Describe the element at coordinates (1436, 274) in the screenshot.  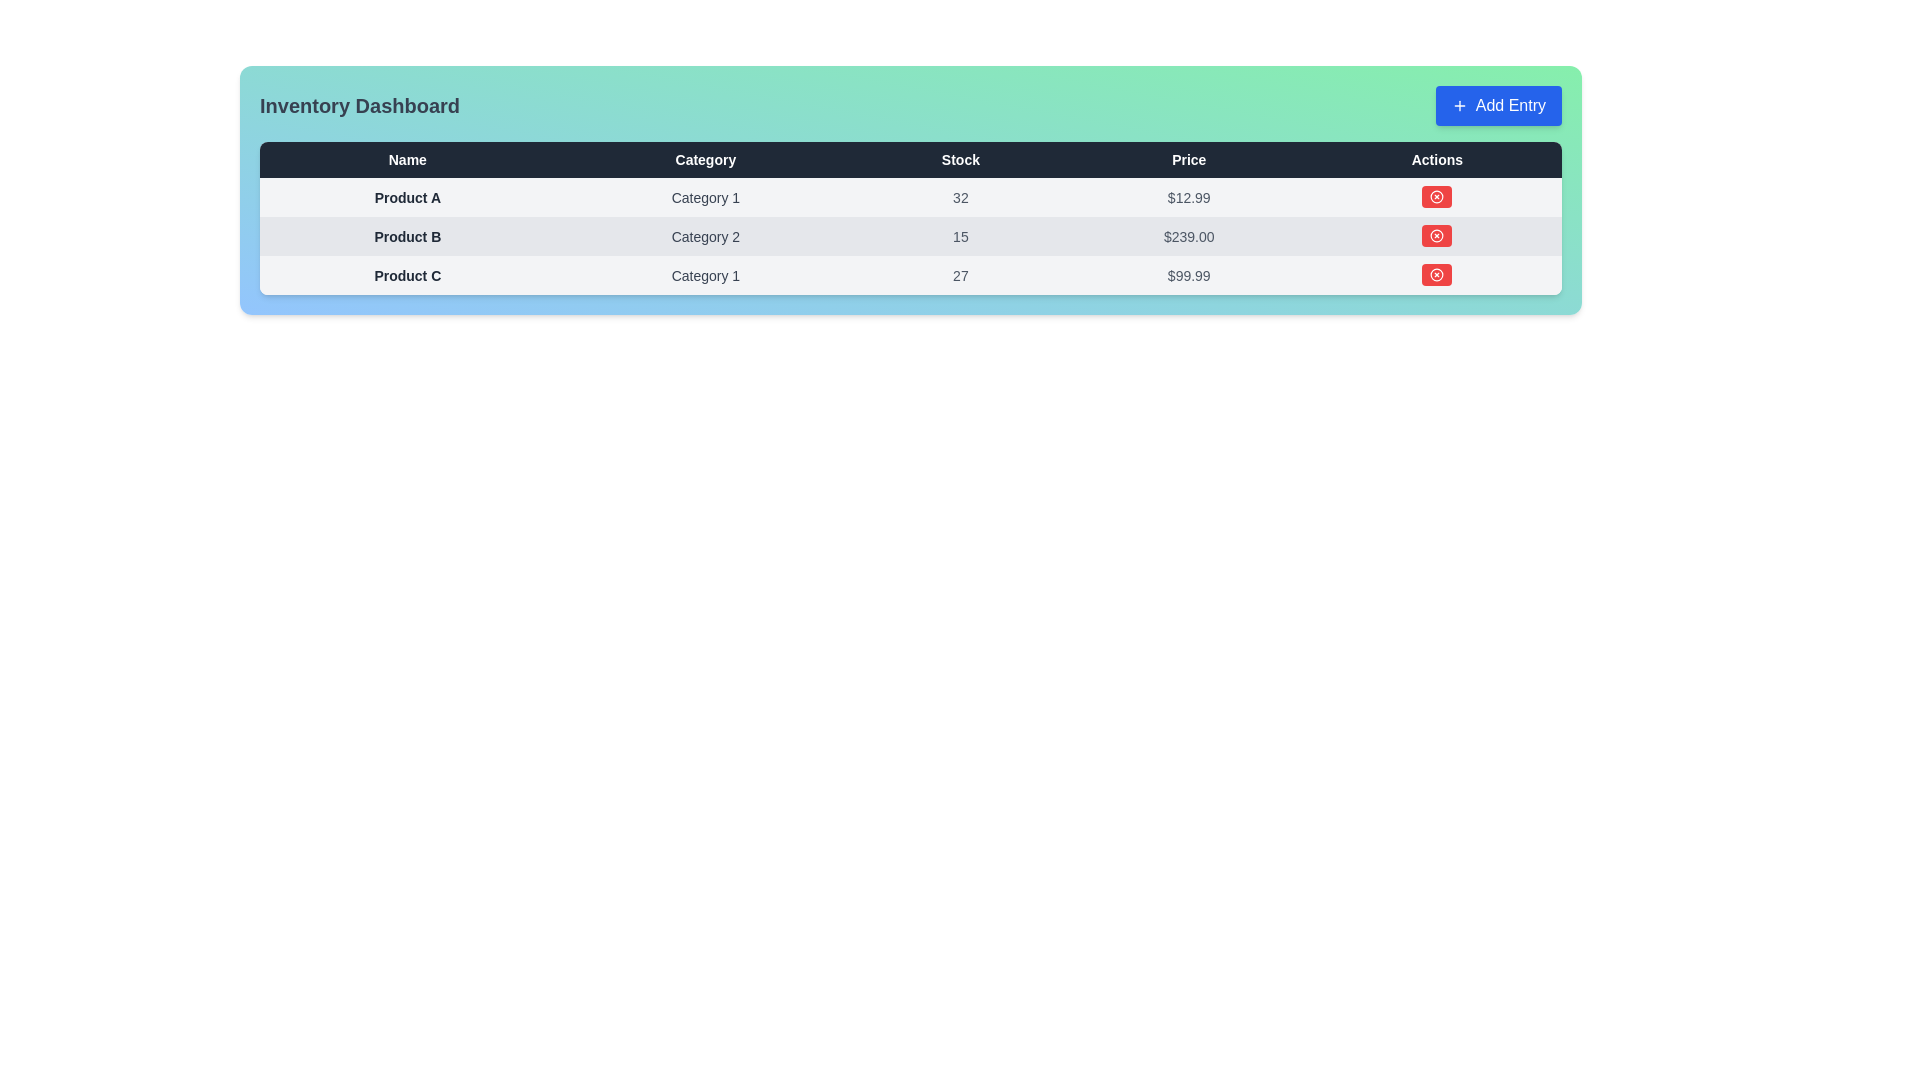
I see `the button located in the last row of the table under the 'Actions' column` at that location.